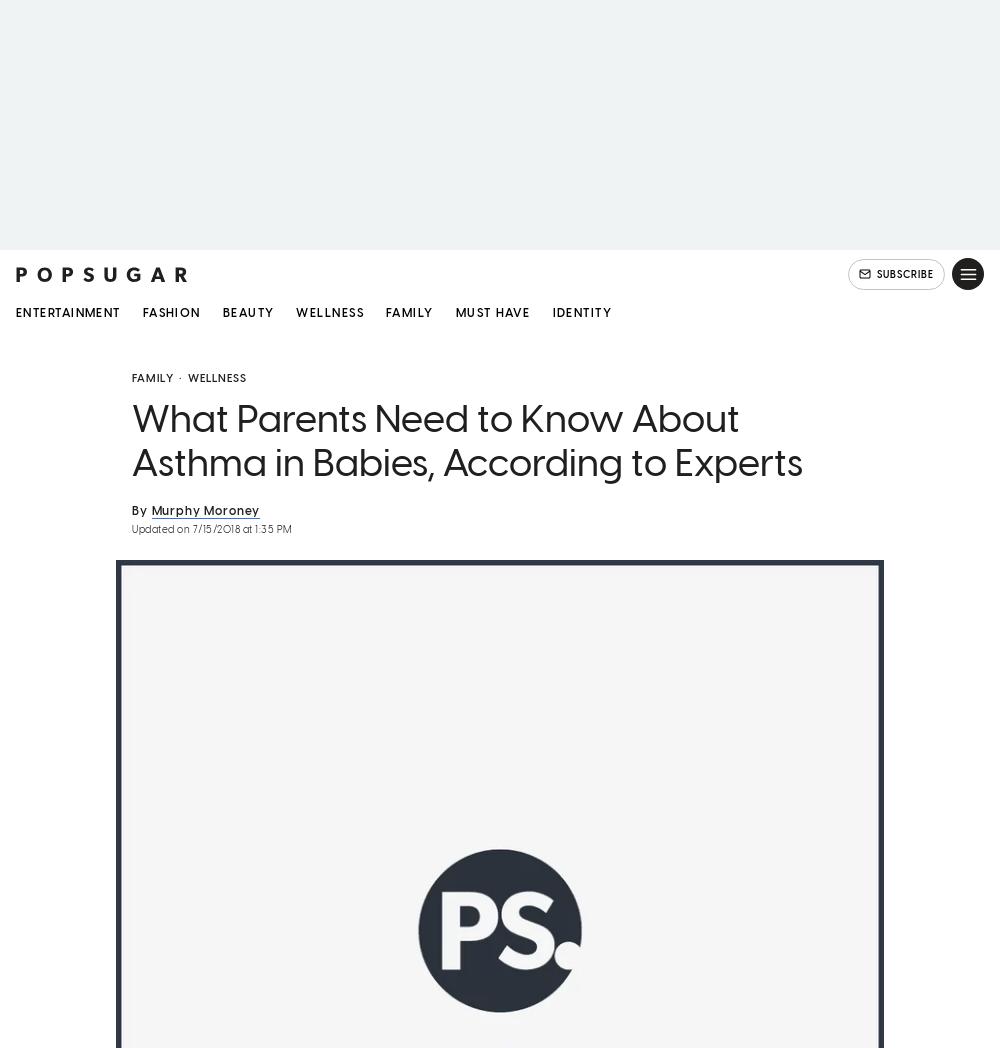  I want to click on 'By', so click(139, 511).